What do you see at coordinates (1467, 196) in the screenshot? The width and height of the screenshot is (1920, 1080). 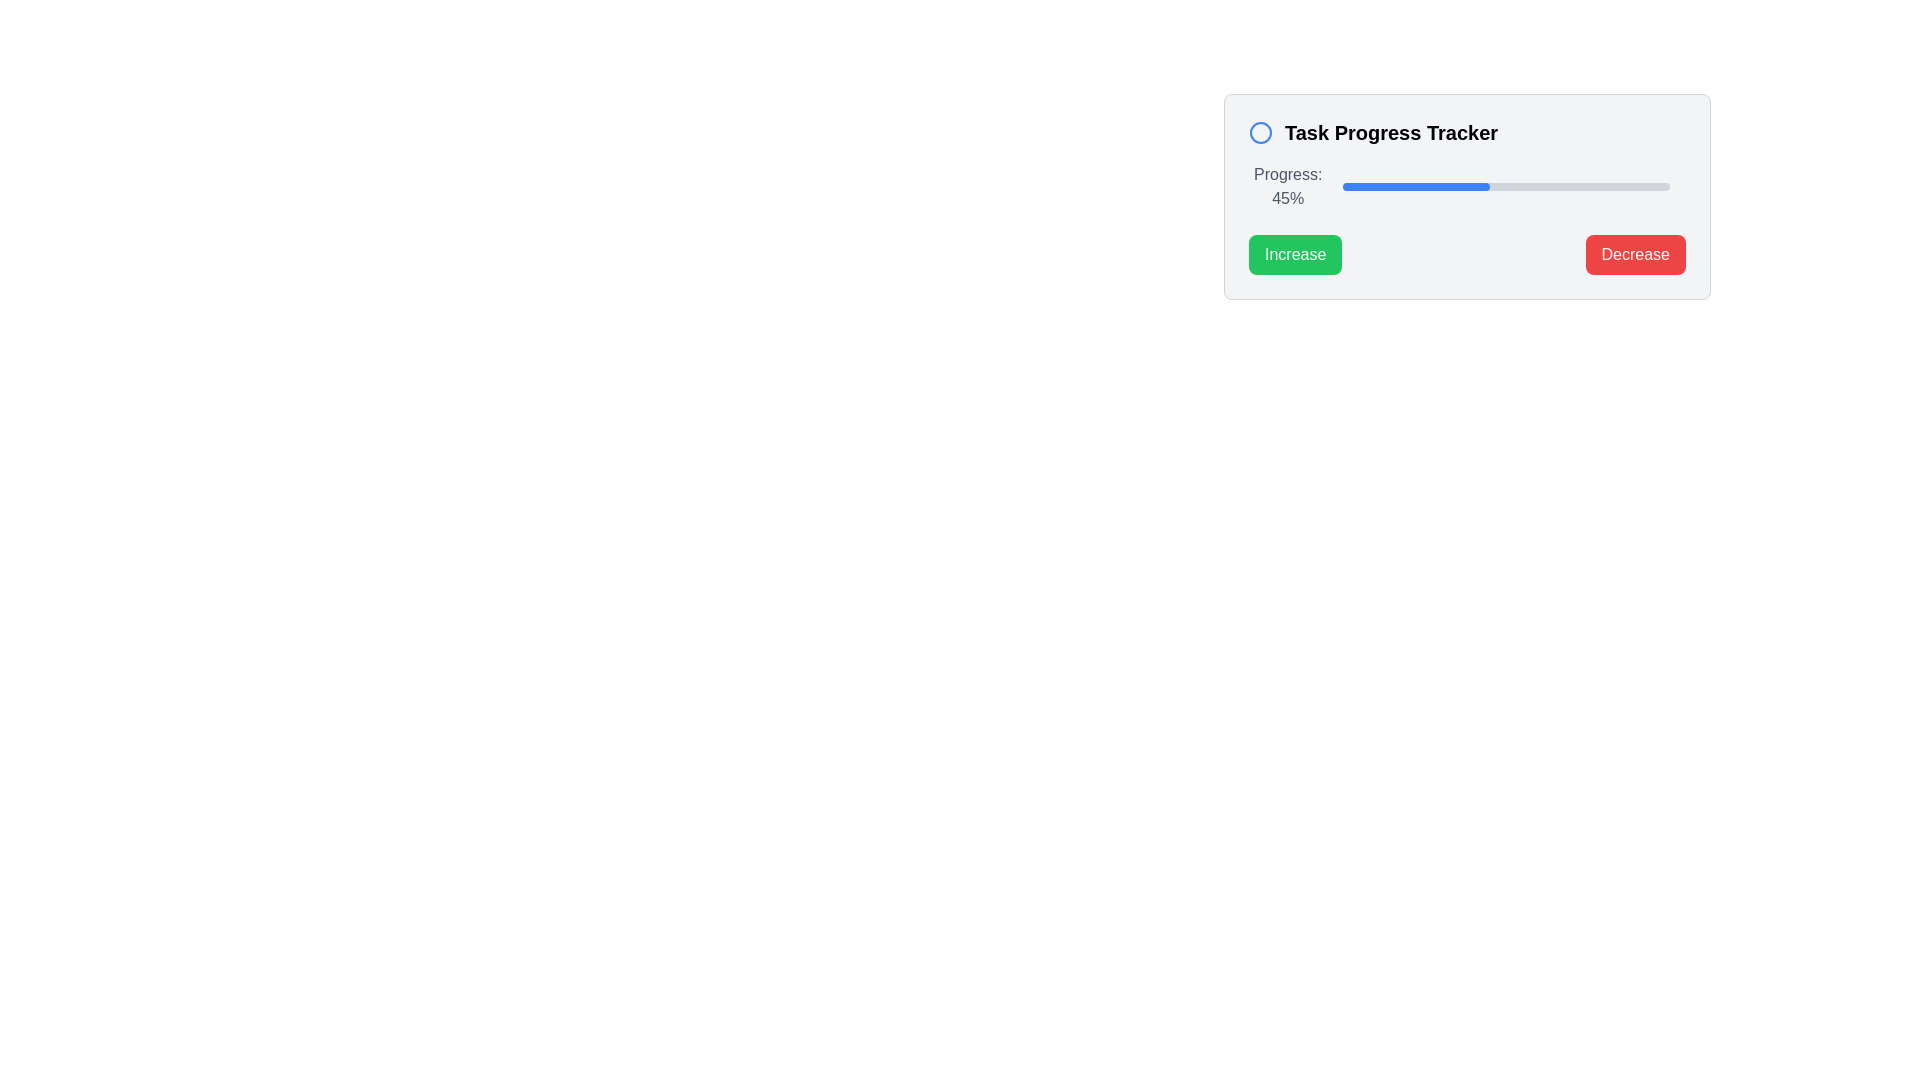 I see `the green 'Increase' button located at the bottom of the Task Progress Tracker card to augment the progress` at bounding box center [1467, 196].